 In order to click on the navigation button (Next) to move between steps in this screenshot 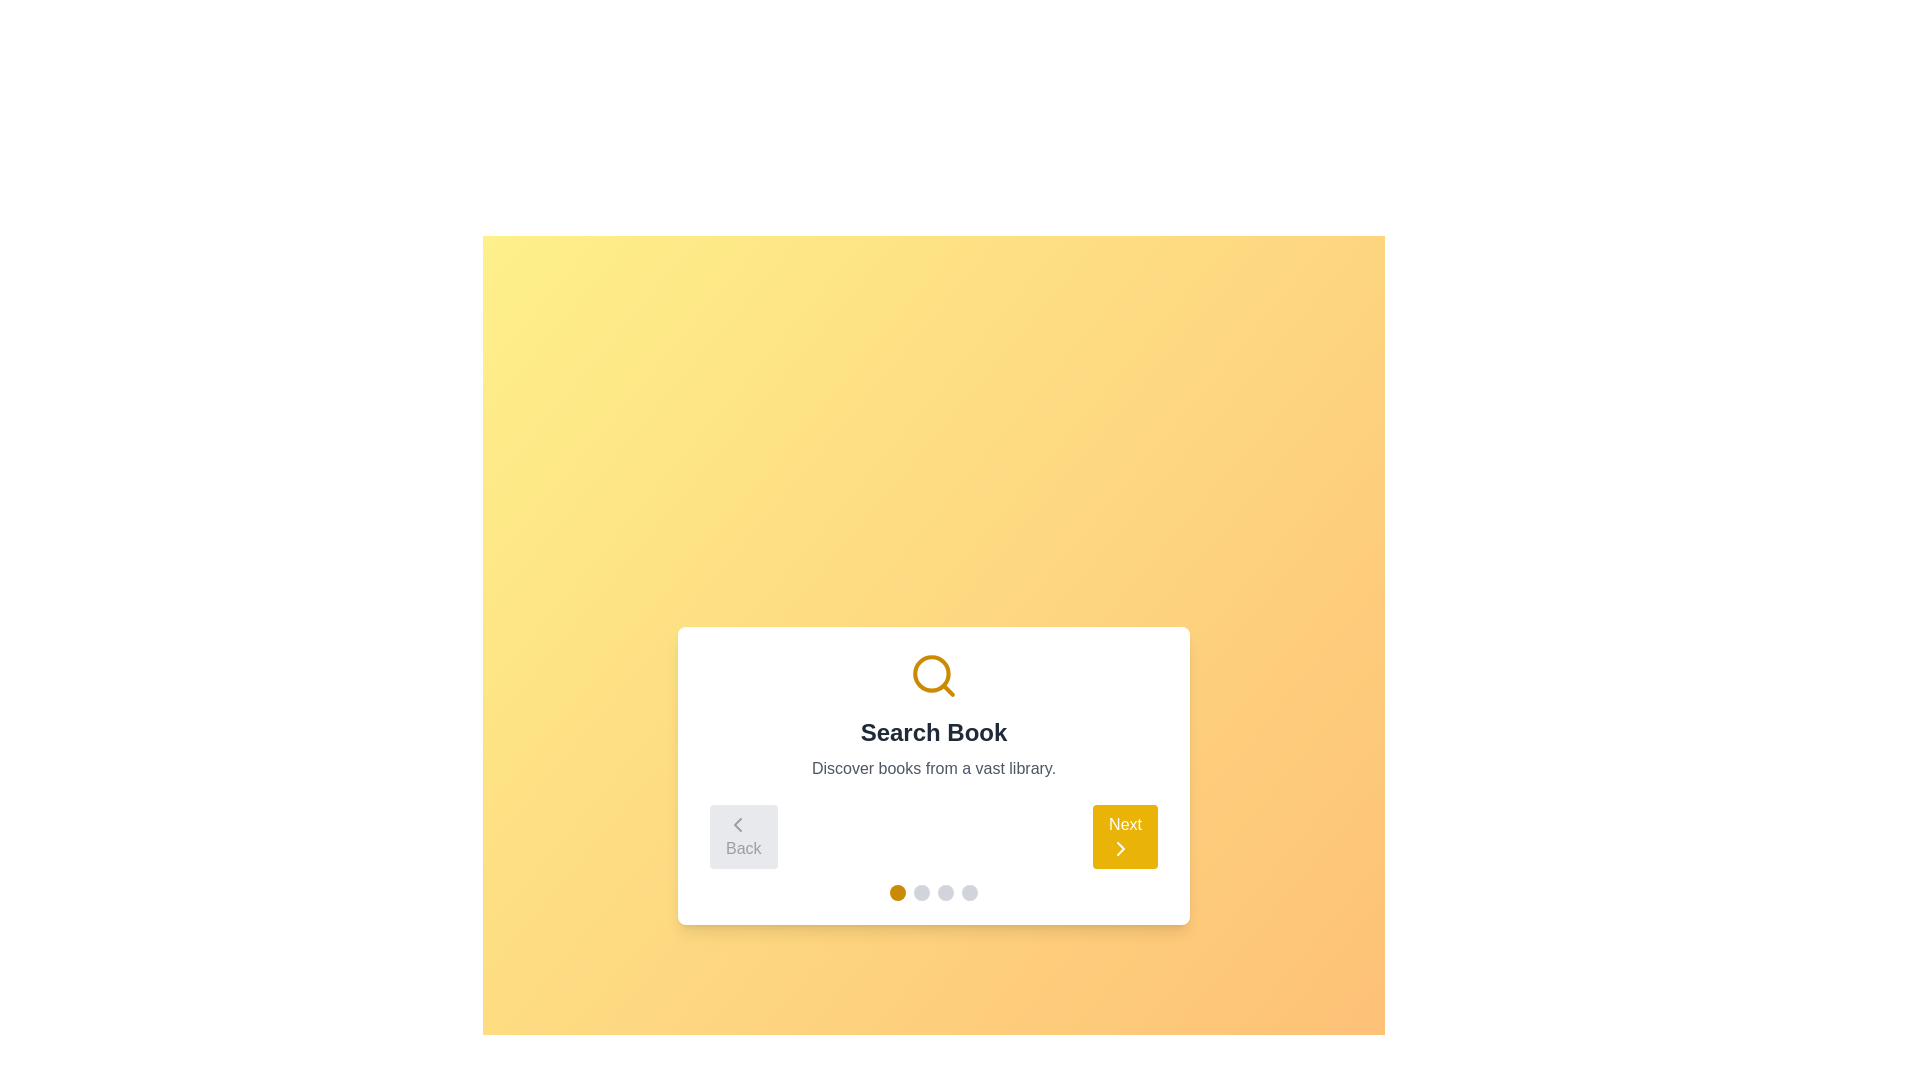, I will do `click(1125, 837)`.